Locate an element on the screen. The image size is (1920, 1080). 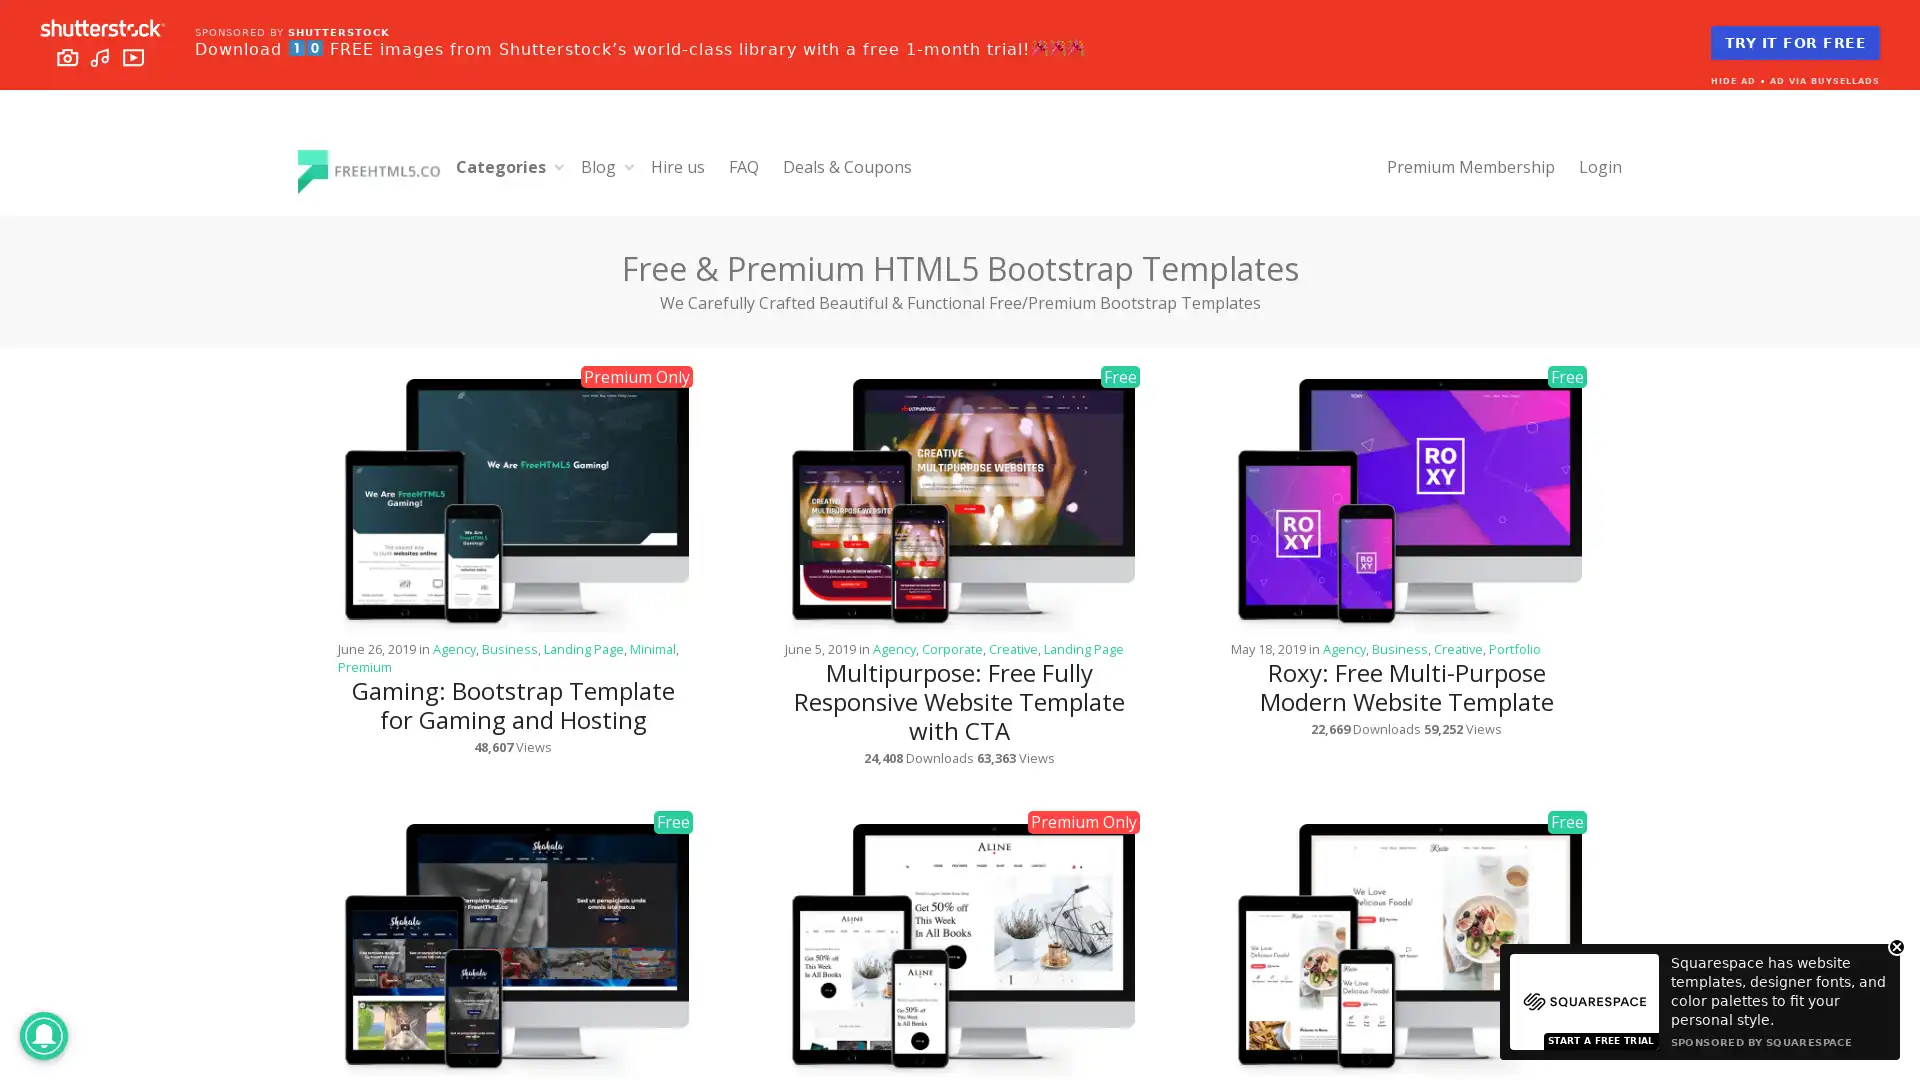
Expand child menu is located at coordinates (559, 165).